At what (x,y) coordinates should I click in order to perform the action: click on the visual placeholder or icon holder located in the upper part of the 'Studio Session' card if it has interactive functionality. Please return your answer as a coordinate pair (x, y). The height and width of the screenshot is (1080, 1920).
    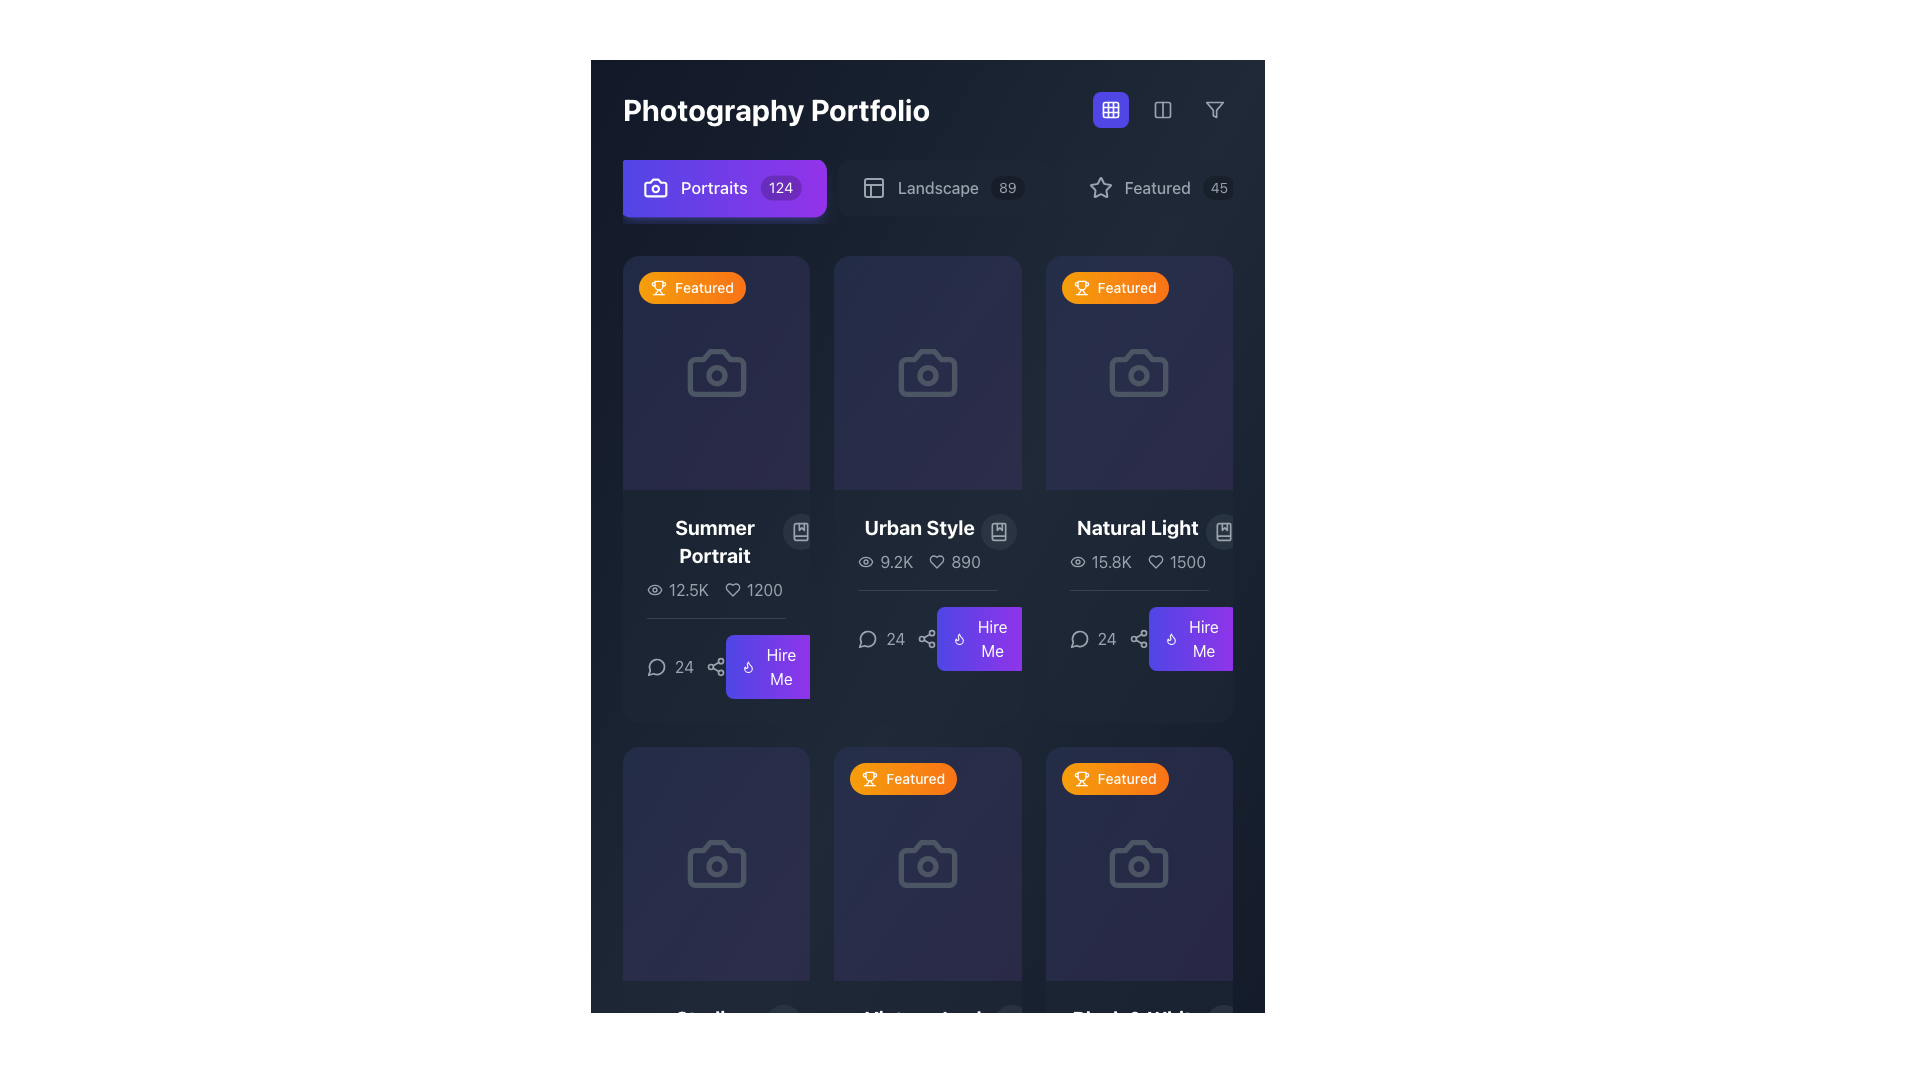
    Looking at the image, I should click on (716, 863).